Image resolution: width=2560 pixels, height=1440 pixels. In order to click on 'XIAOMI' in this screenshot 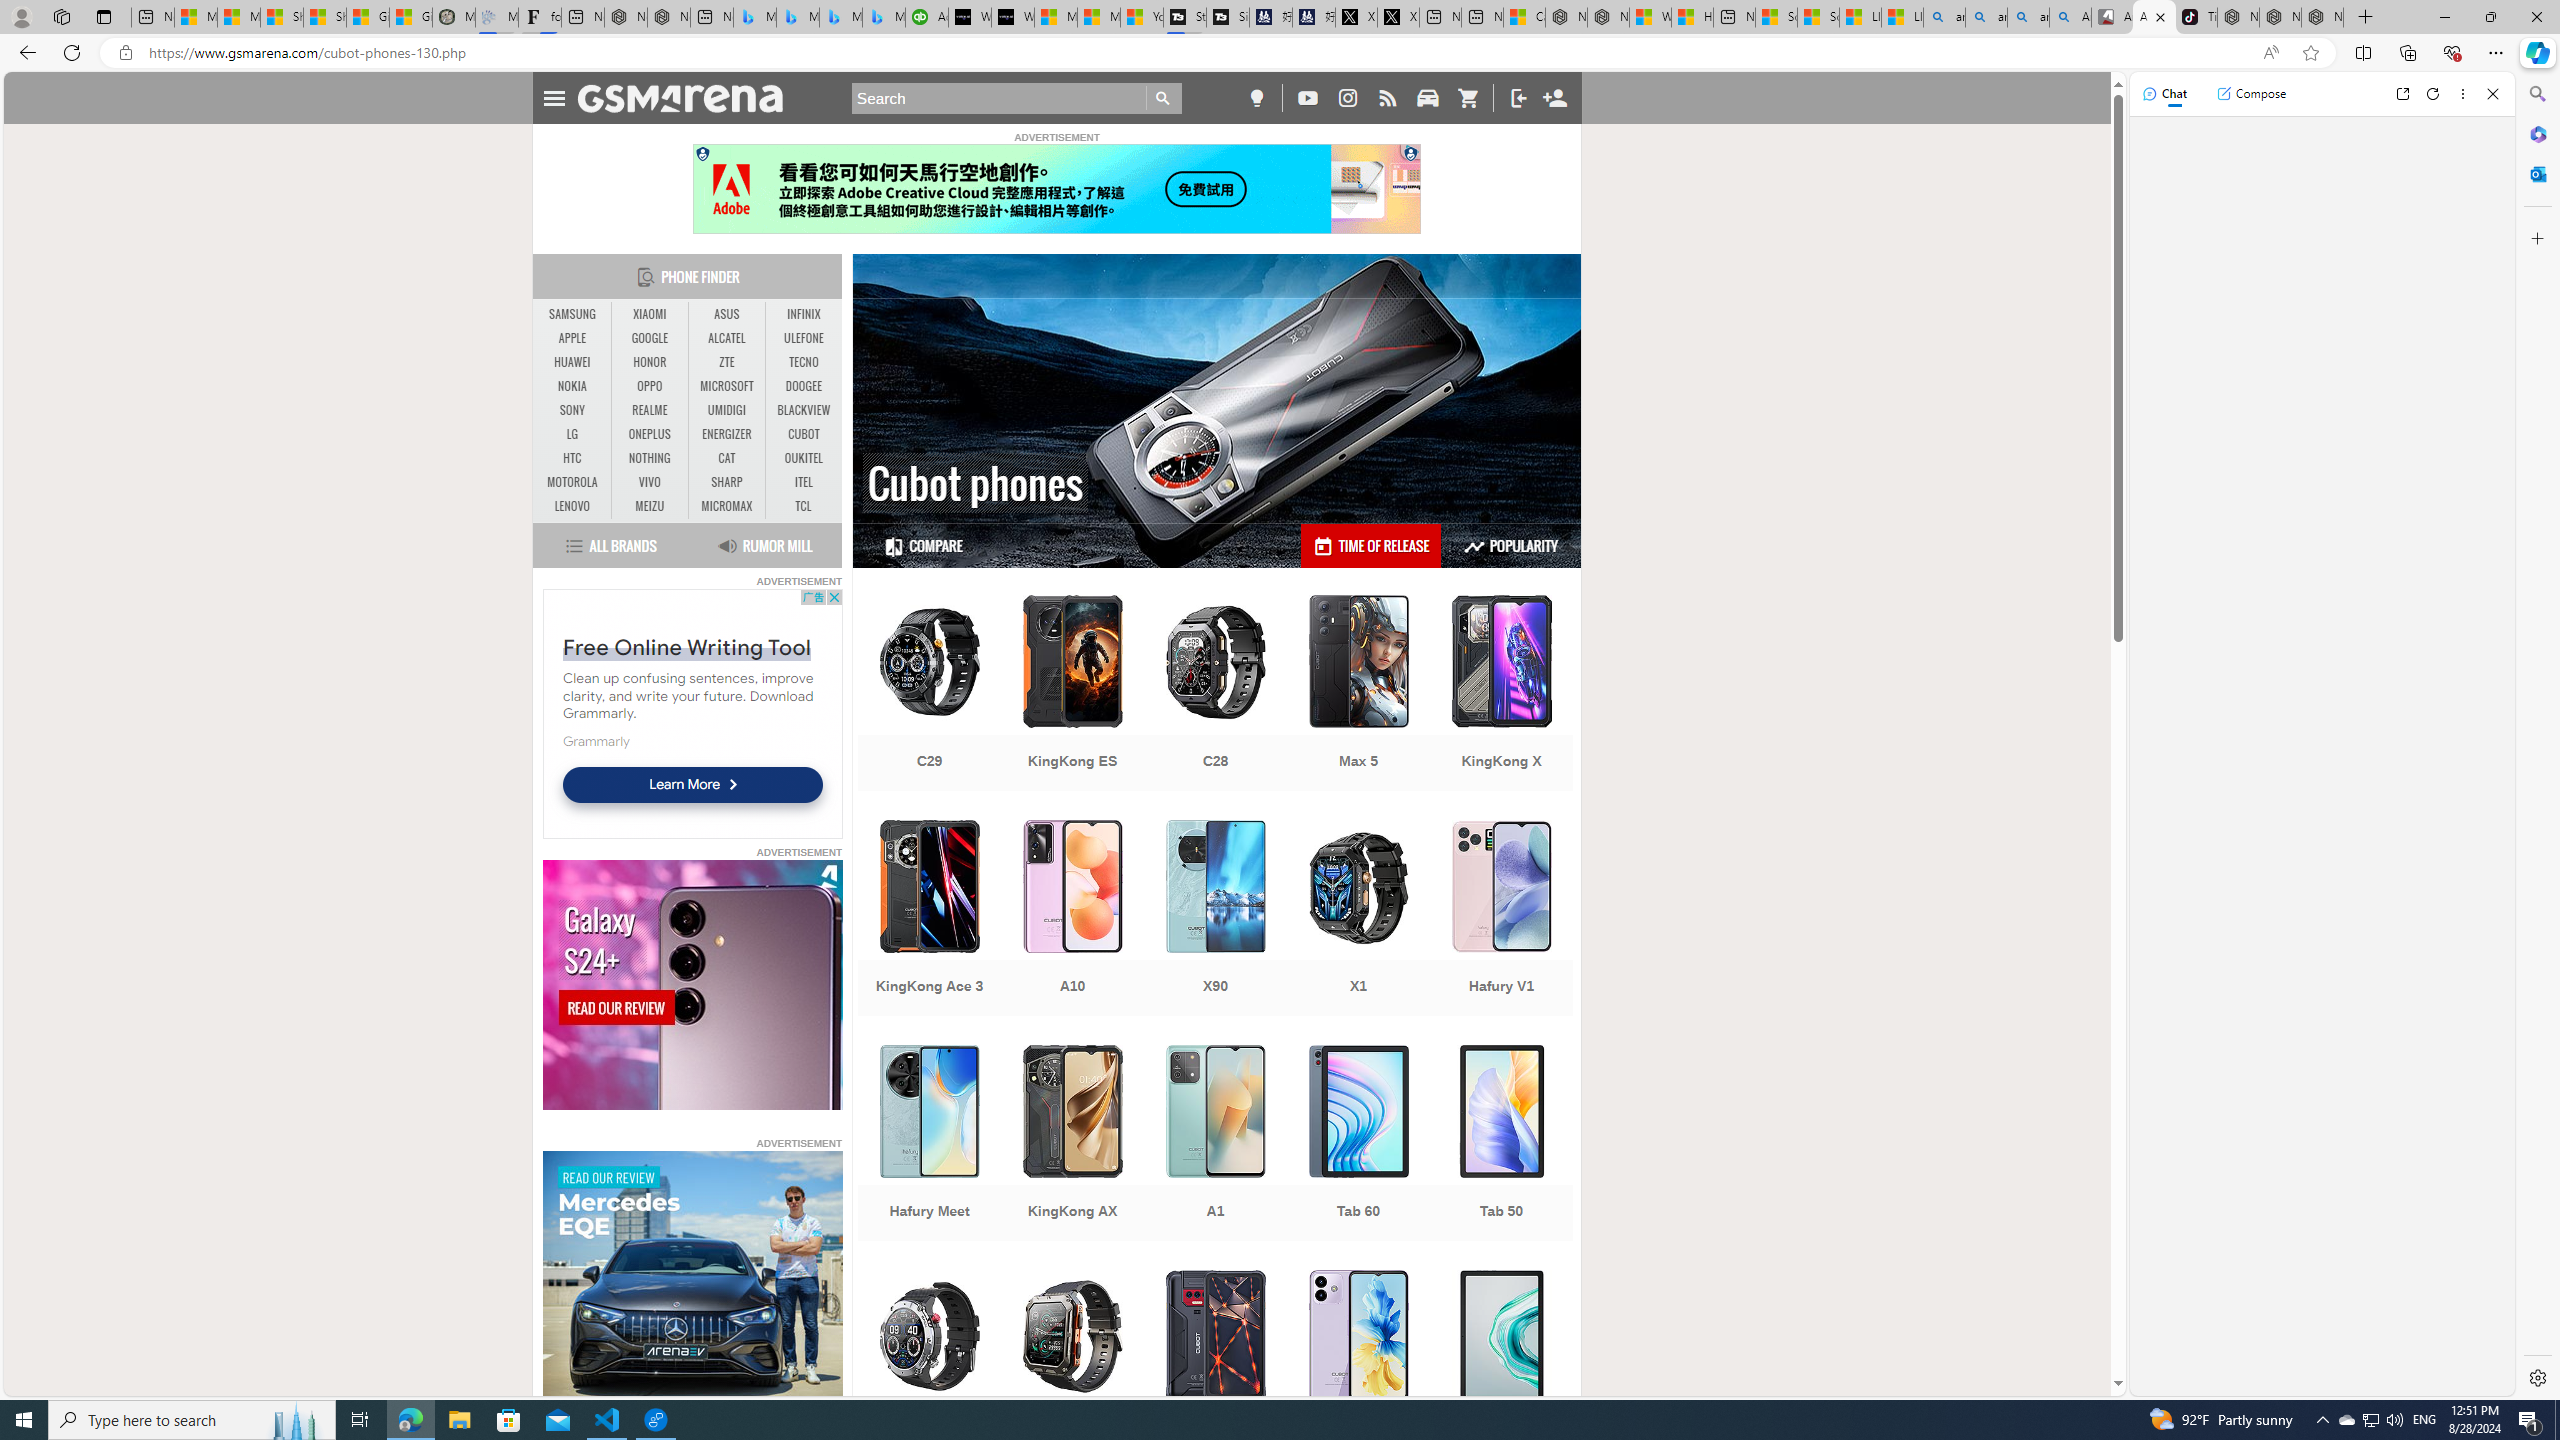, I will do `click(649, 314)`.